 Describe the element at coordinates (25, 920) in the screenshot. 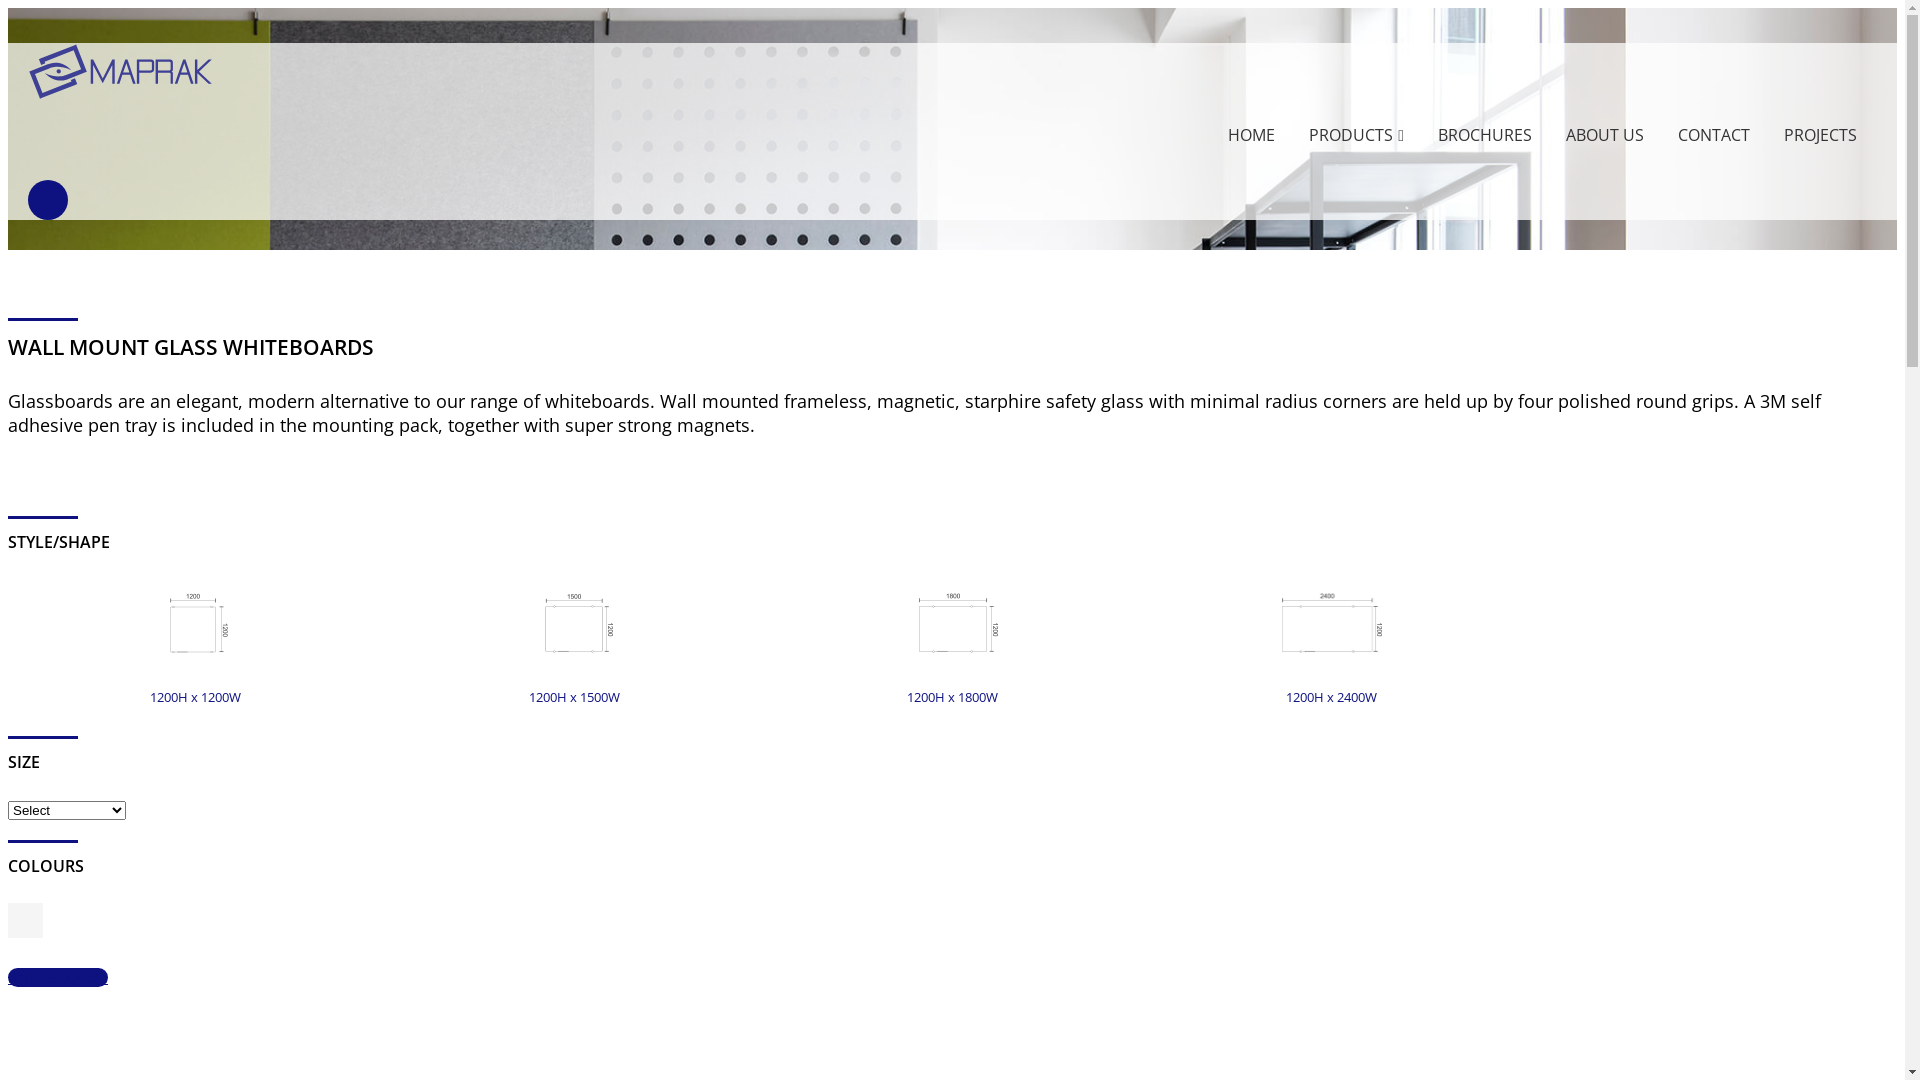

I see `'White magnetic starphire safety glass'` at that location.